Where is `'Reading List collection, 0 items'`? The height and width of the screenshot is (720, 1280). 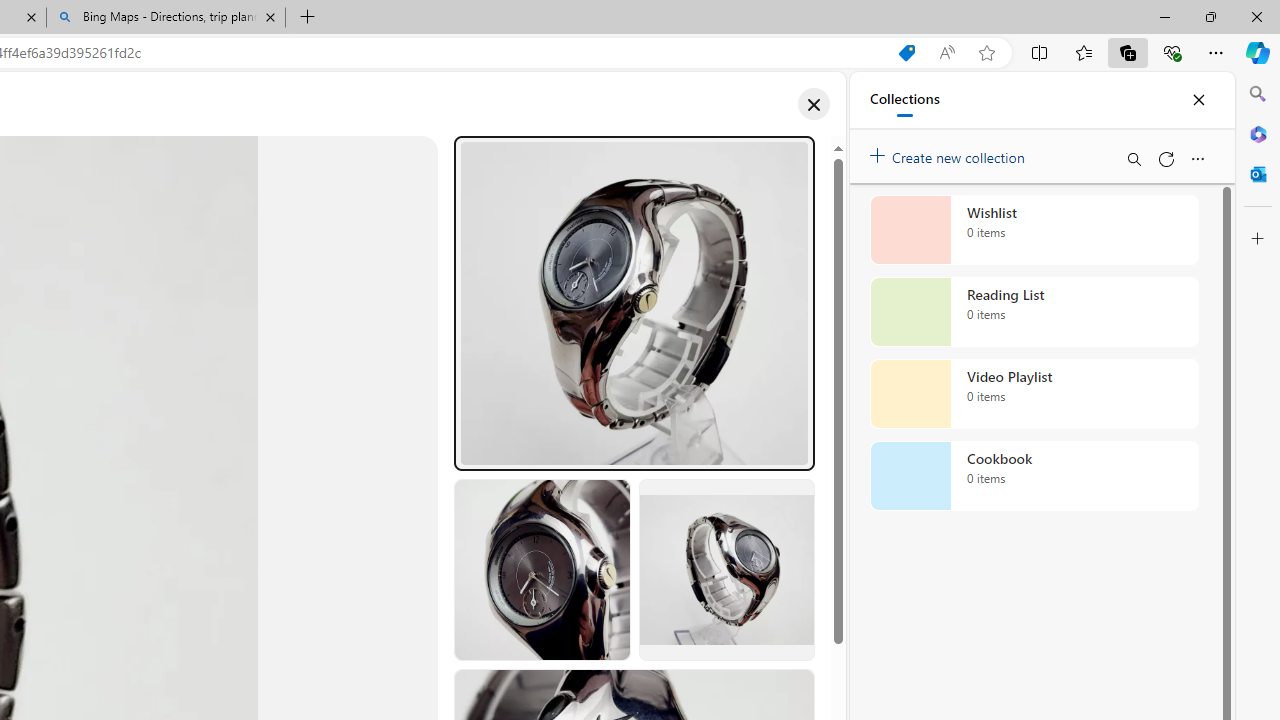
'Reading List collection, 0 items' is located at coordinates (1034, 312).